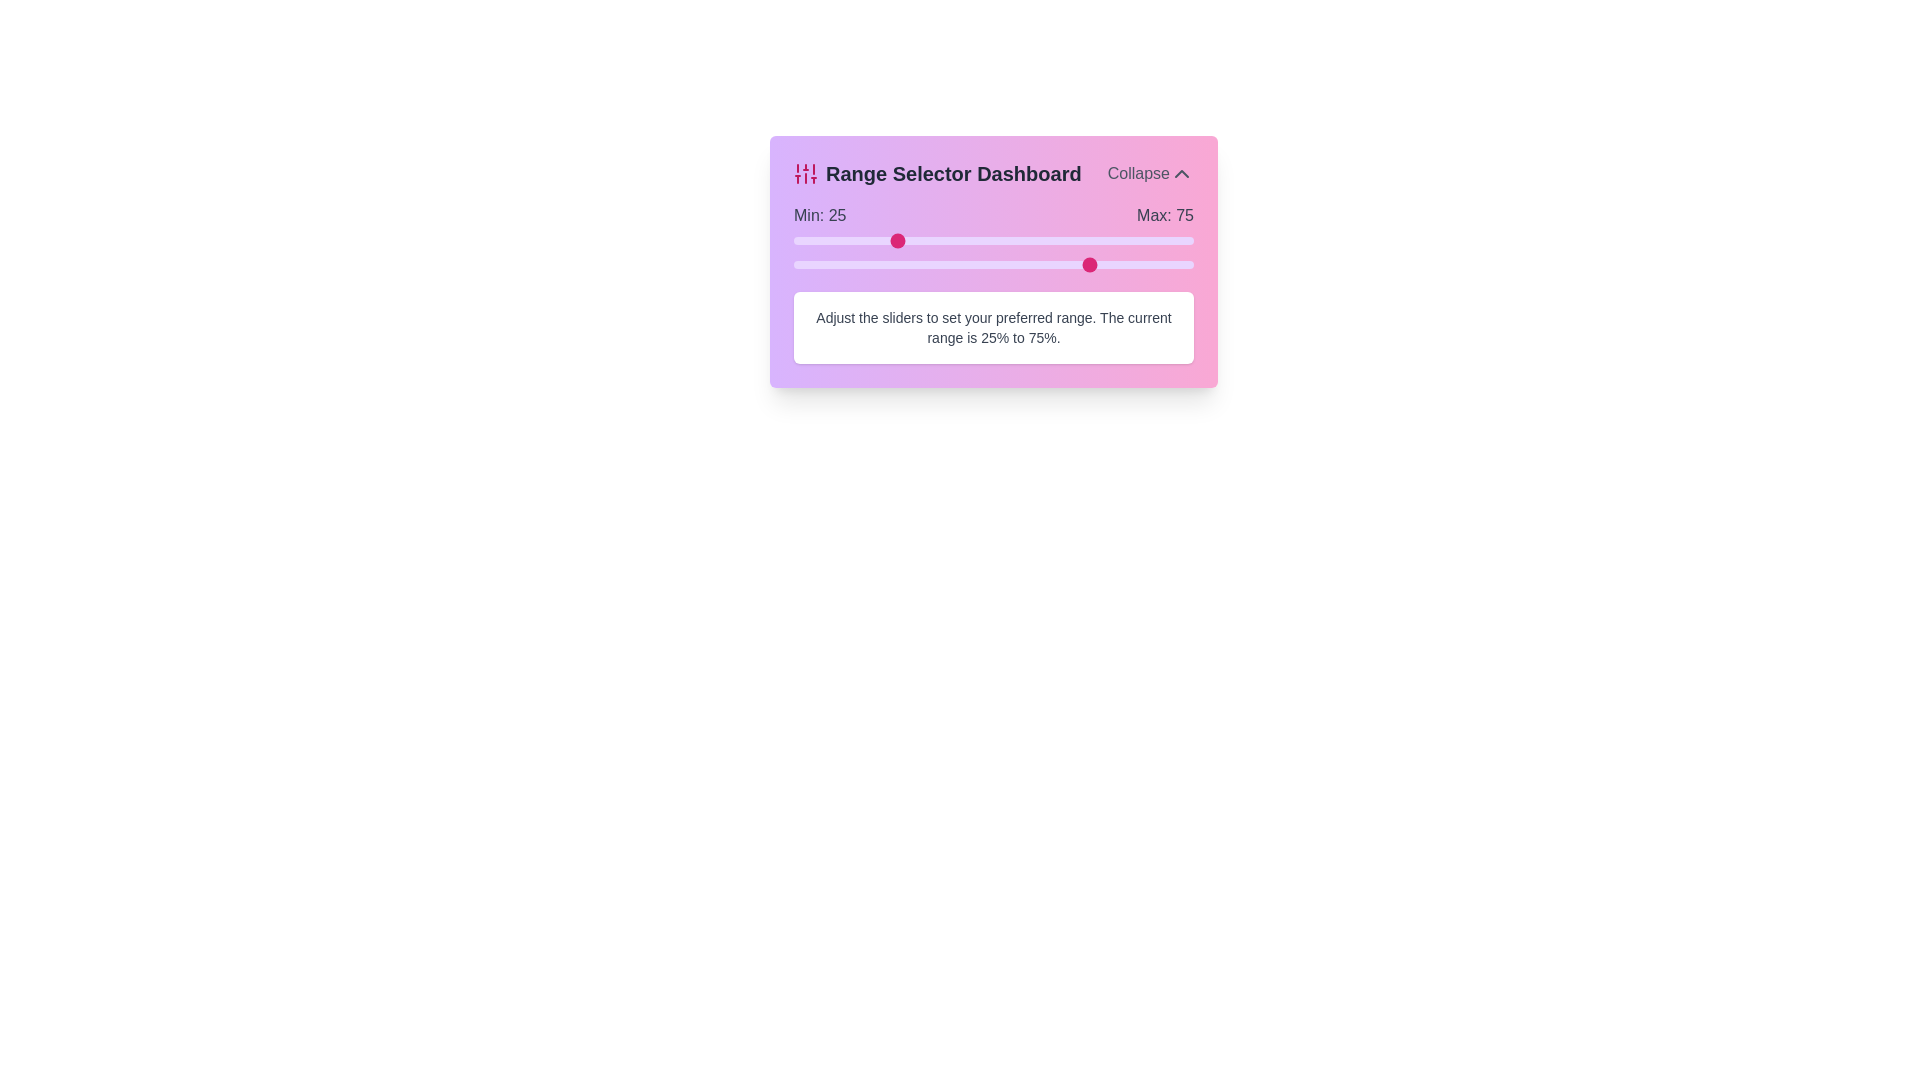 The height and width of the screenshot is (1080, 1920). Describe the element at coordinates (814, 239) in the screenshot. I see `the minimum range slider to 5%` at that location.